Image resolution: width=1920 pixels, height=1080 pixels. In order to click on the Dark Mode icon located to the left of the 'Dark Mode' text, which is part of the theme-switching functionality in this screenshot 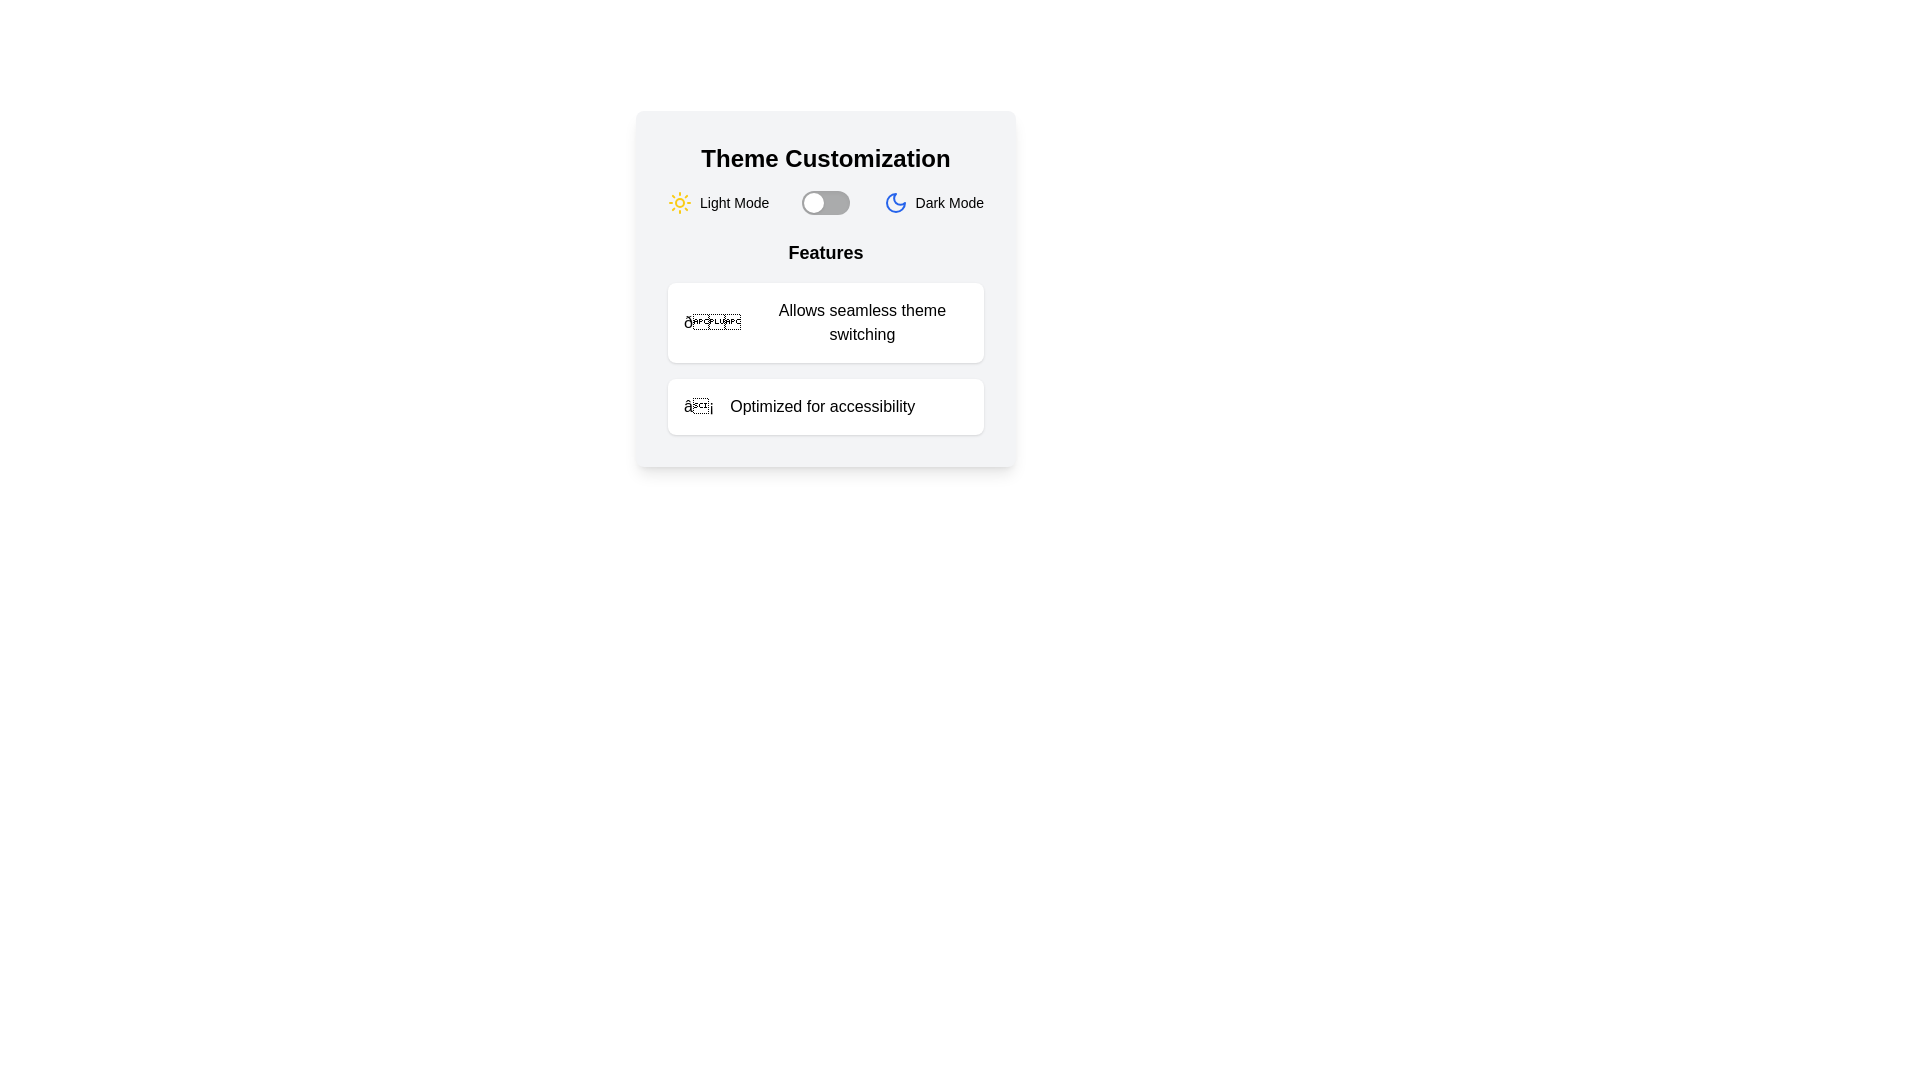, I will do `click(894, 203)`.